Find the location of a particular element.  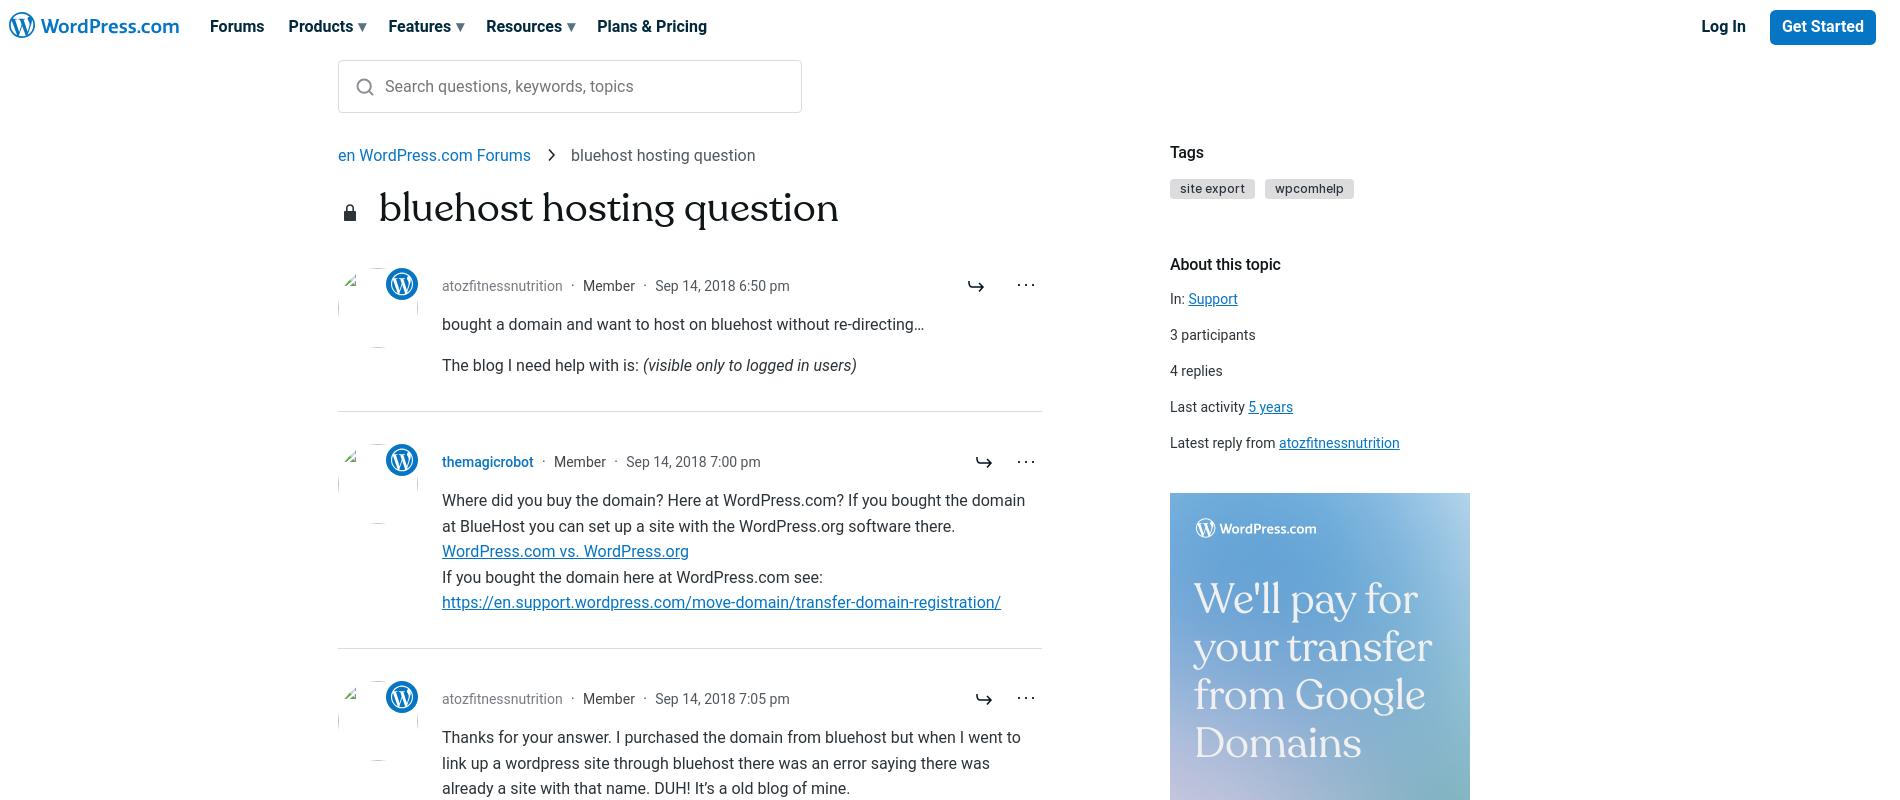

'3 participants' is located at coordinates (1211, 335).